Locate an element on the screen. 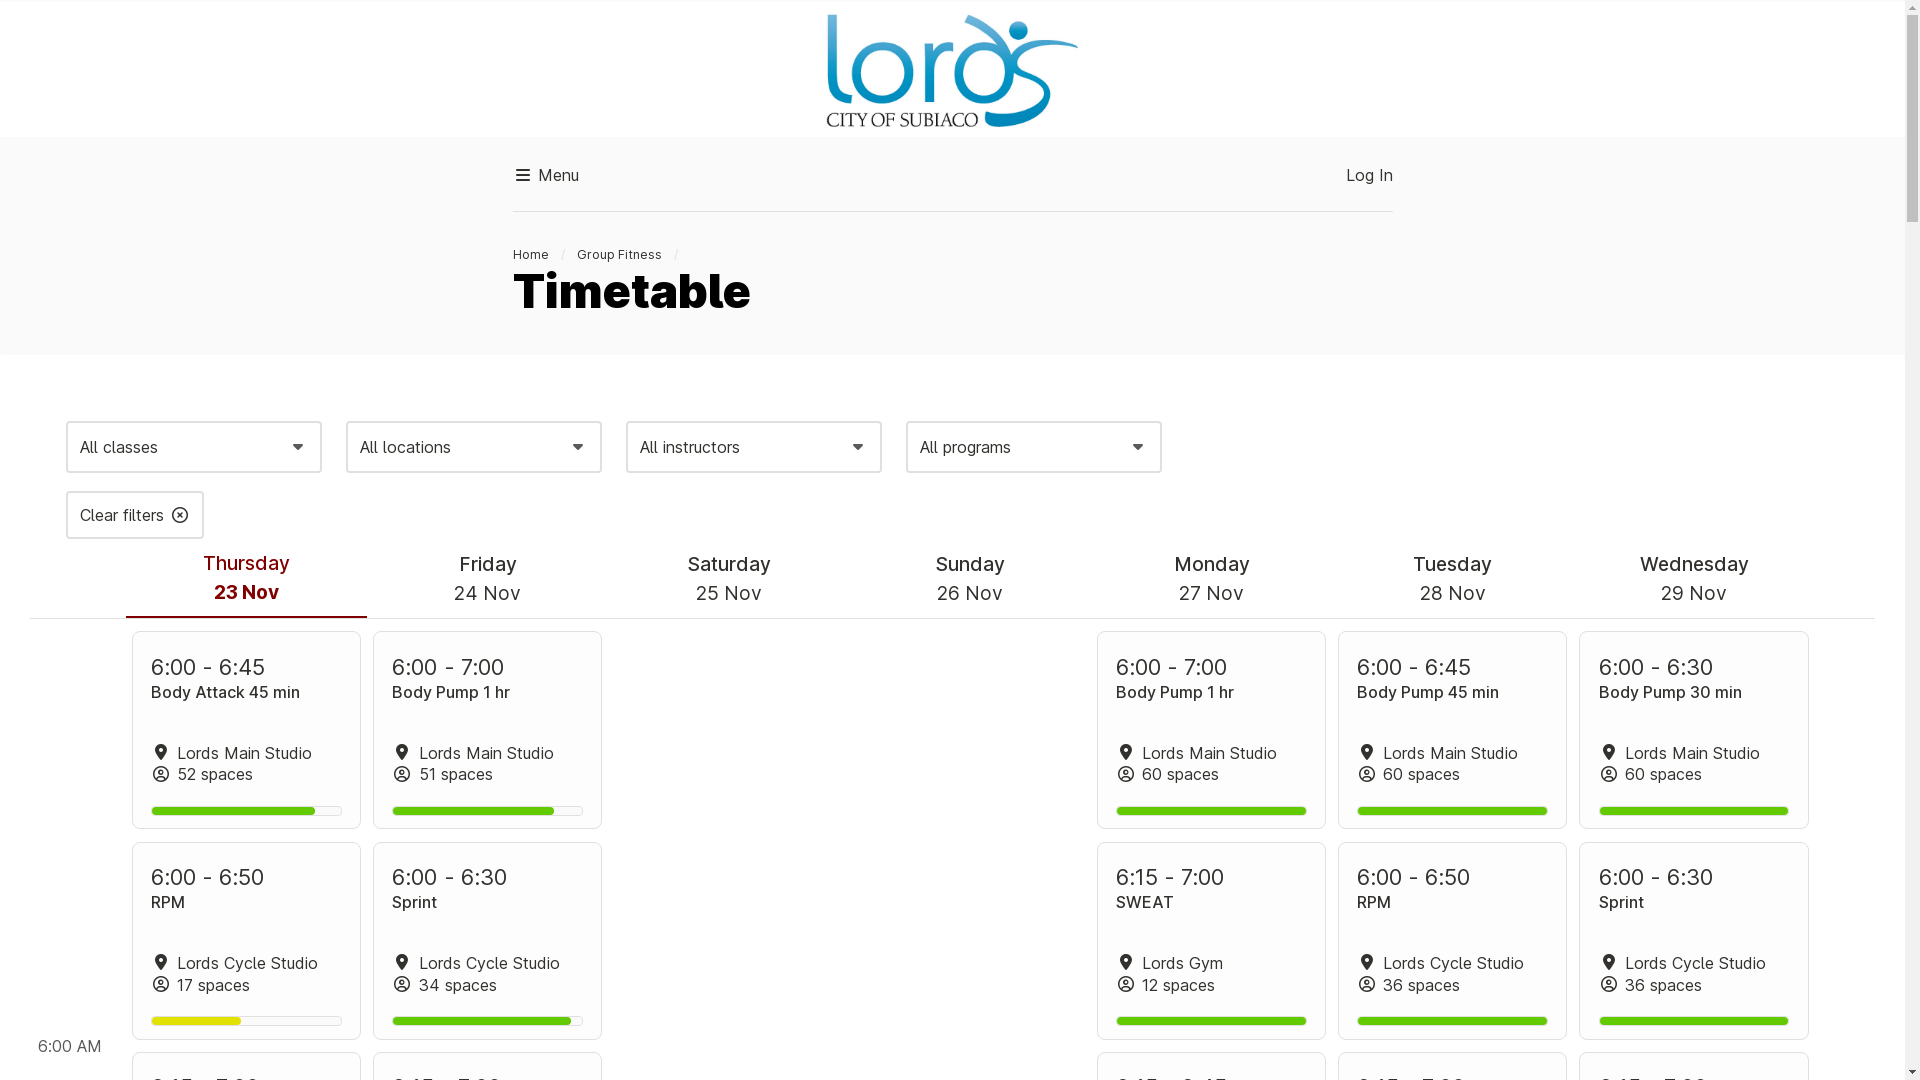  'All instructors' is located at coordinates (752, 446).